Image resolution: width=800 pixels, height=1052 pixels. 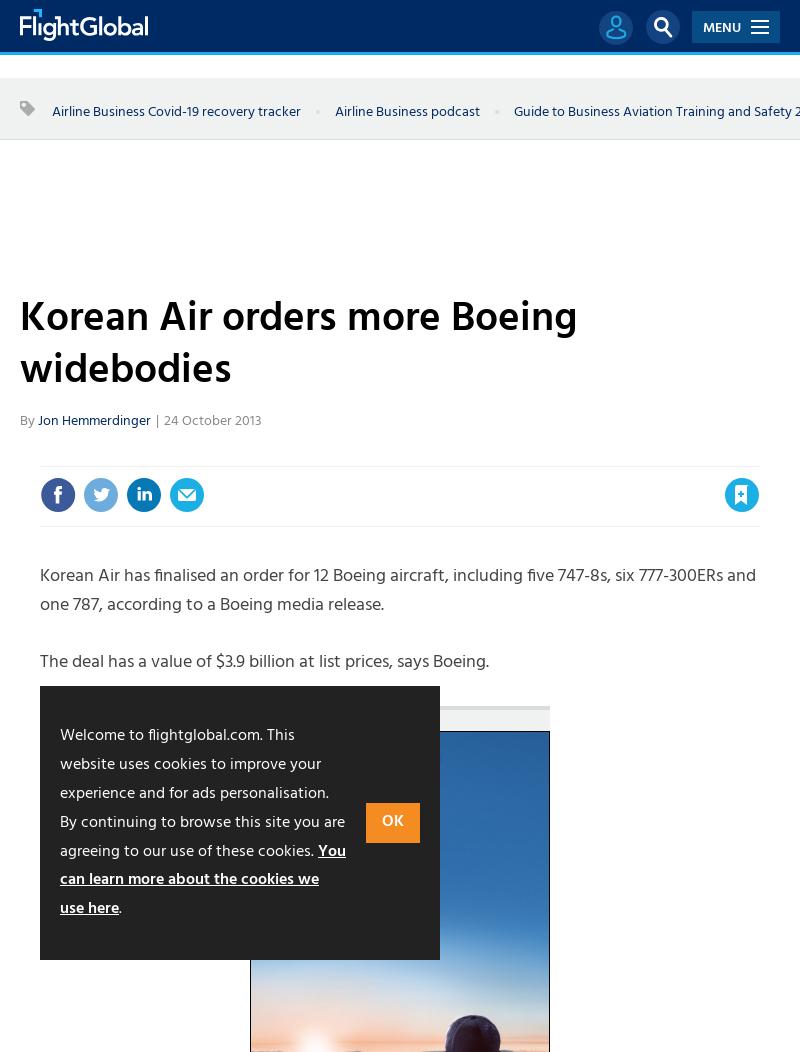 What do you see at coordinates (29, 419) in the screenshot?
I see `'By'` at bounding box center [29, 419].